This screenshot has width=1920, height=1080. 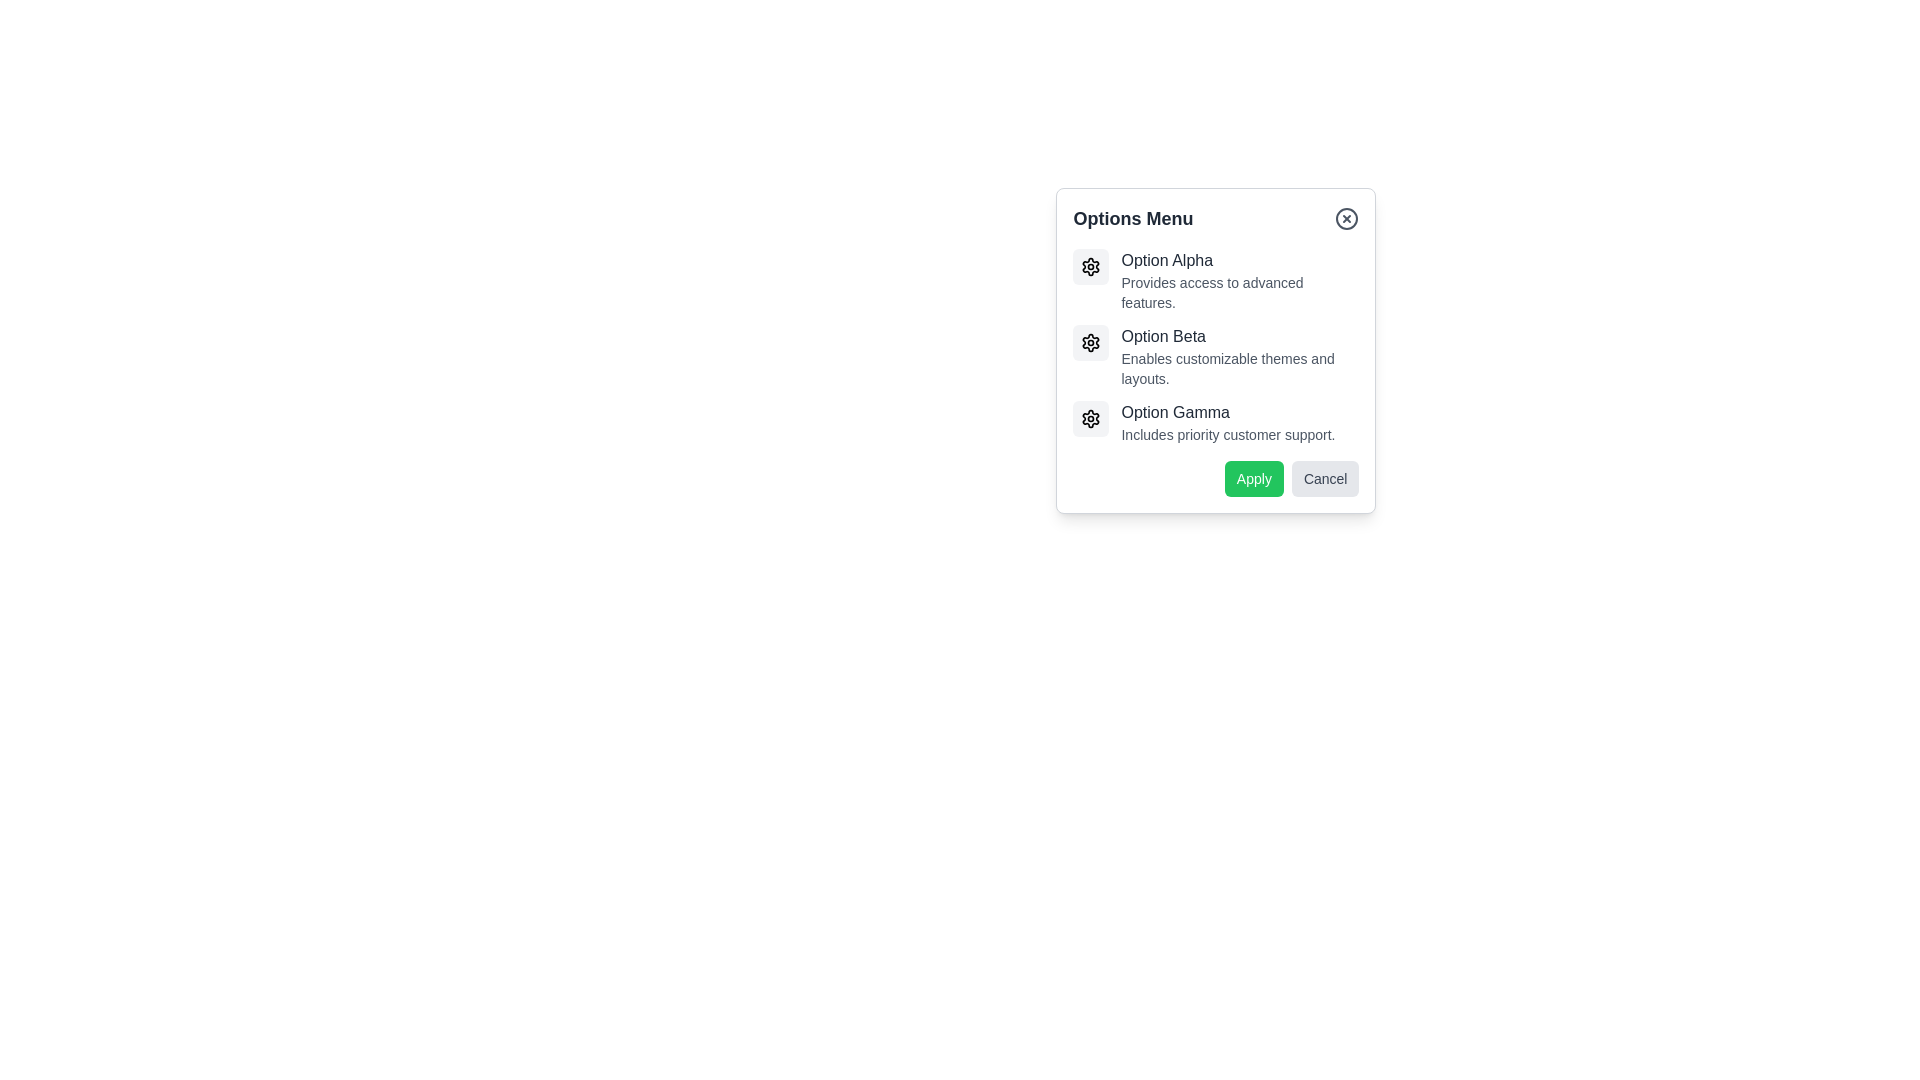 What do you see at coordinates (1281, 331) in the screenshot?
I see `the 'Option Beta' menu item in the 'Options Menu'` at bounding box center [1281, 331].